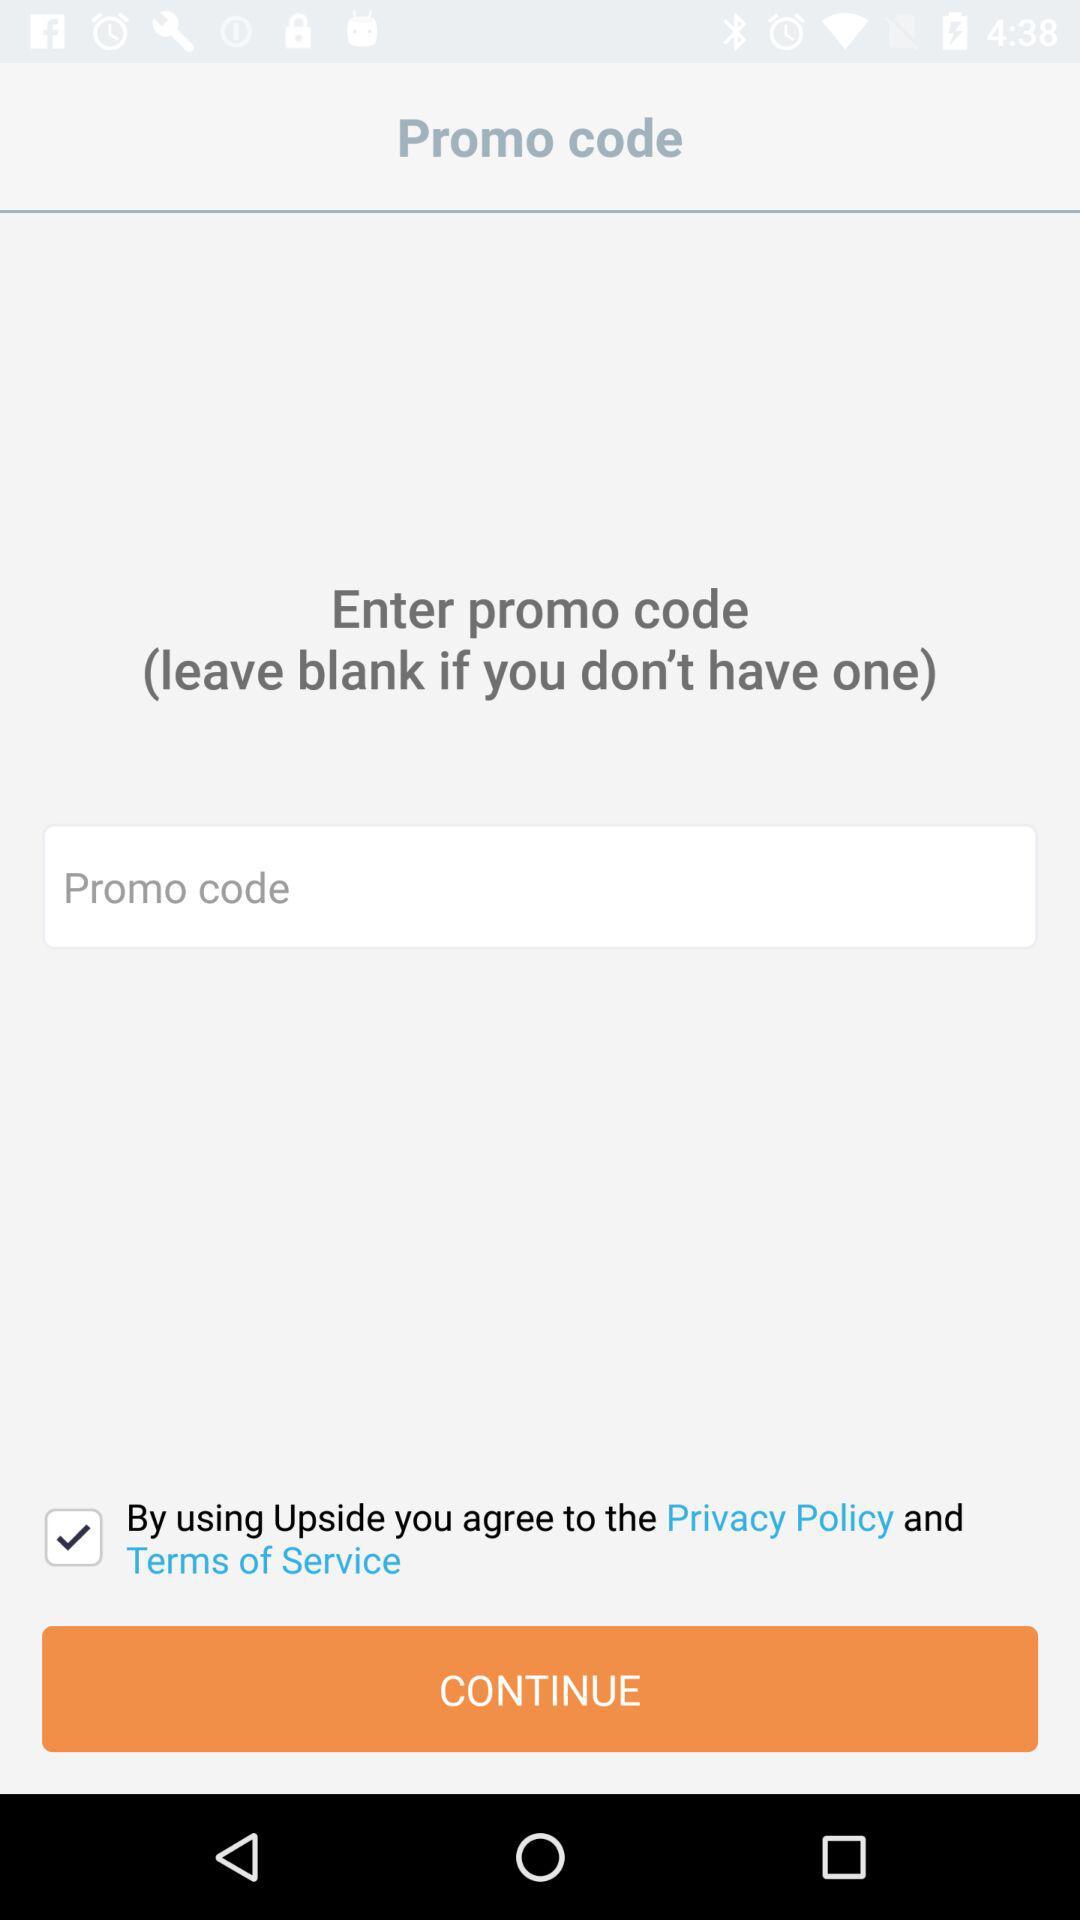  Describe the element at coordinates (571, 1536) in the screenshot. I see `by using upside` at that location.